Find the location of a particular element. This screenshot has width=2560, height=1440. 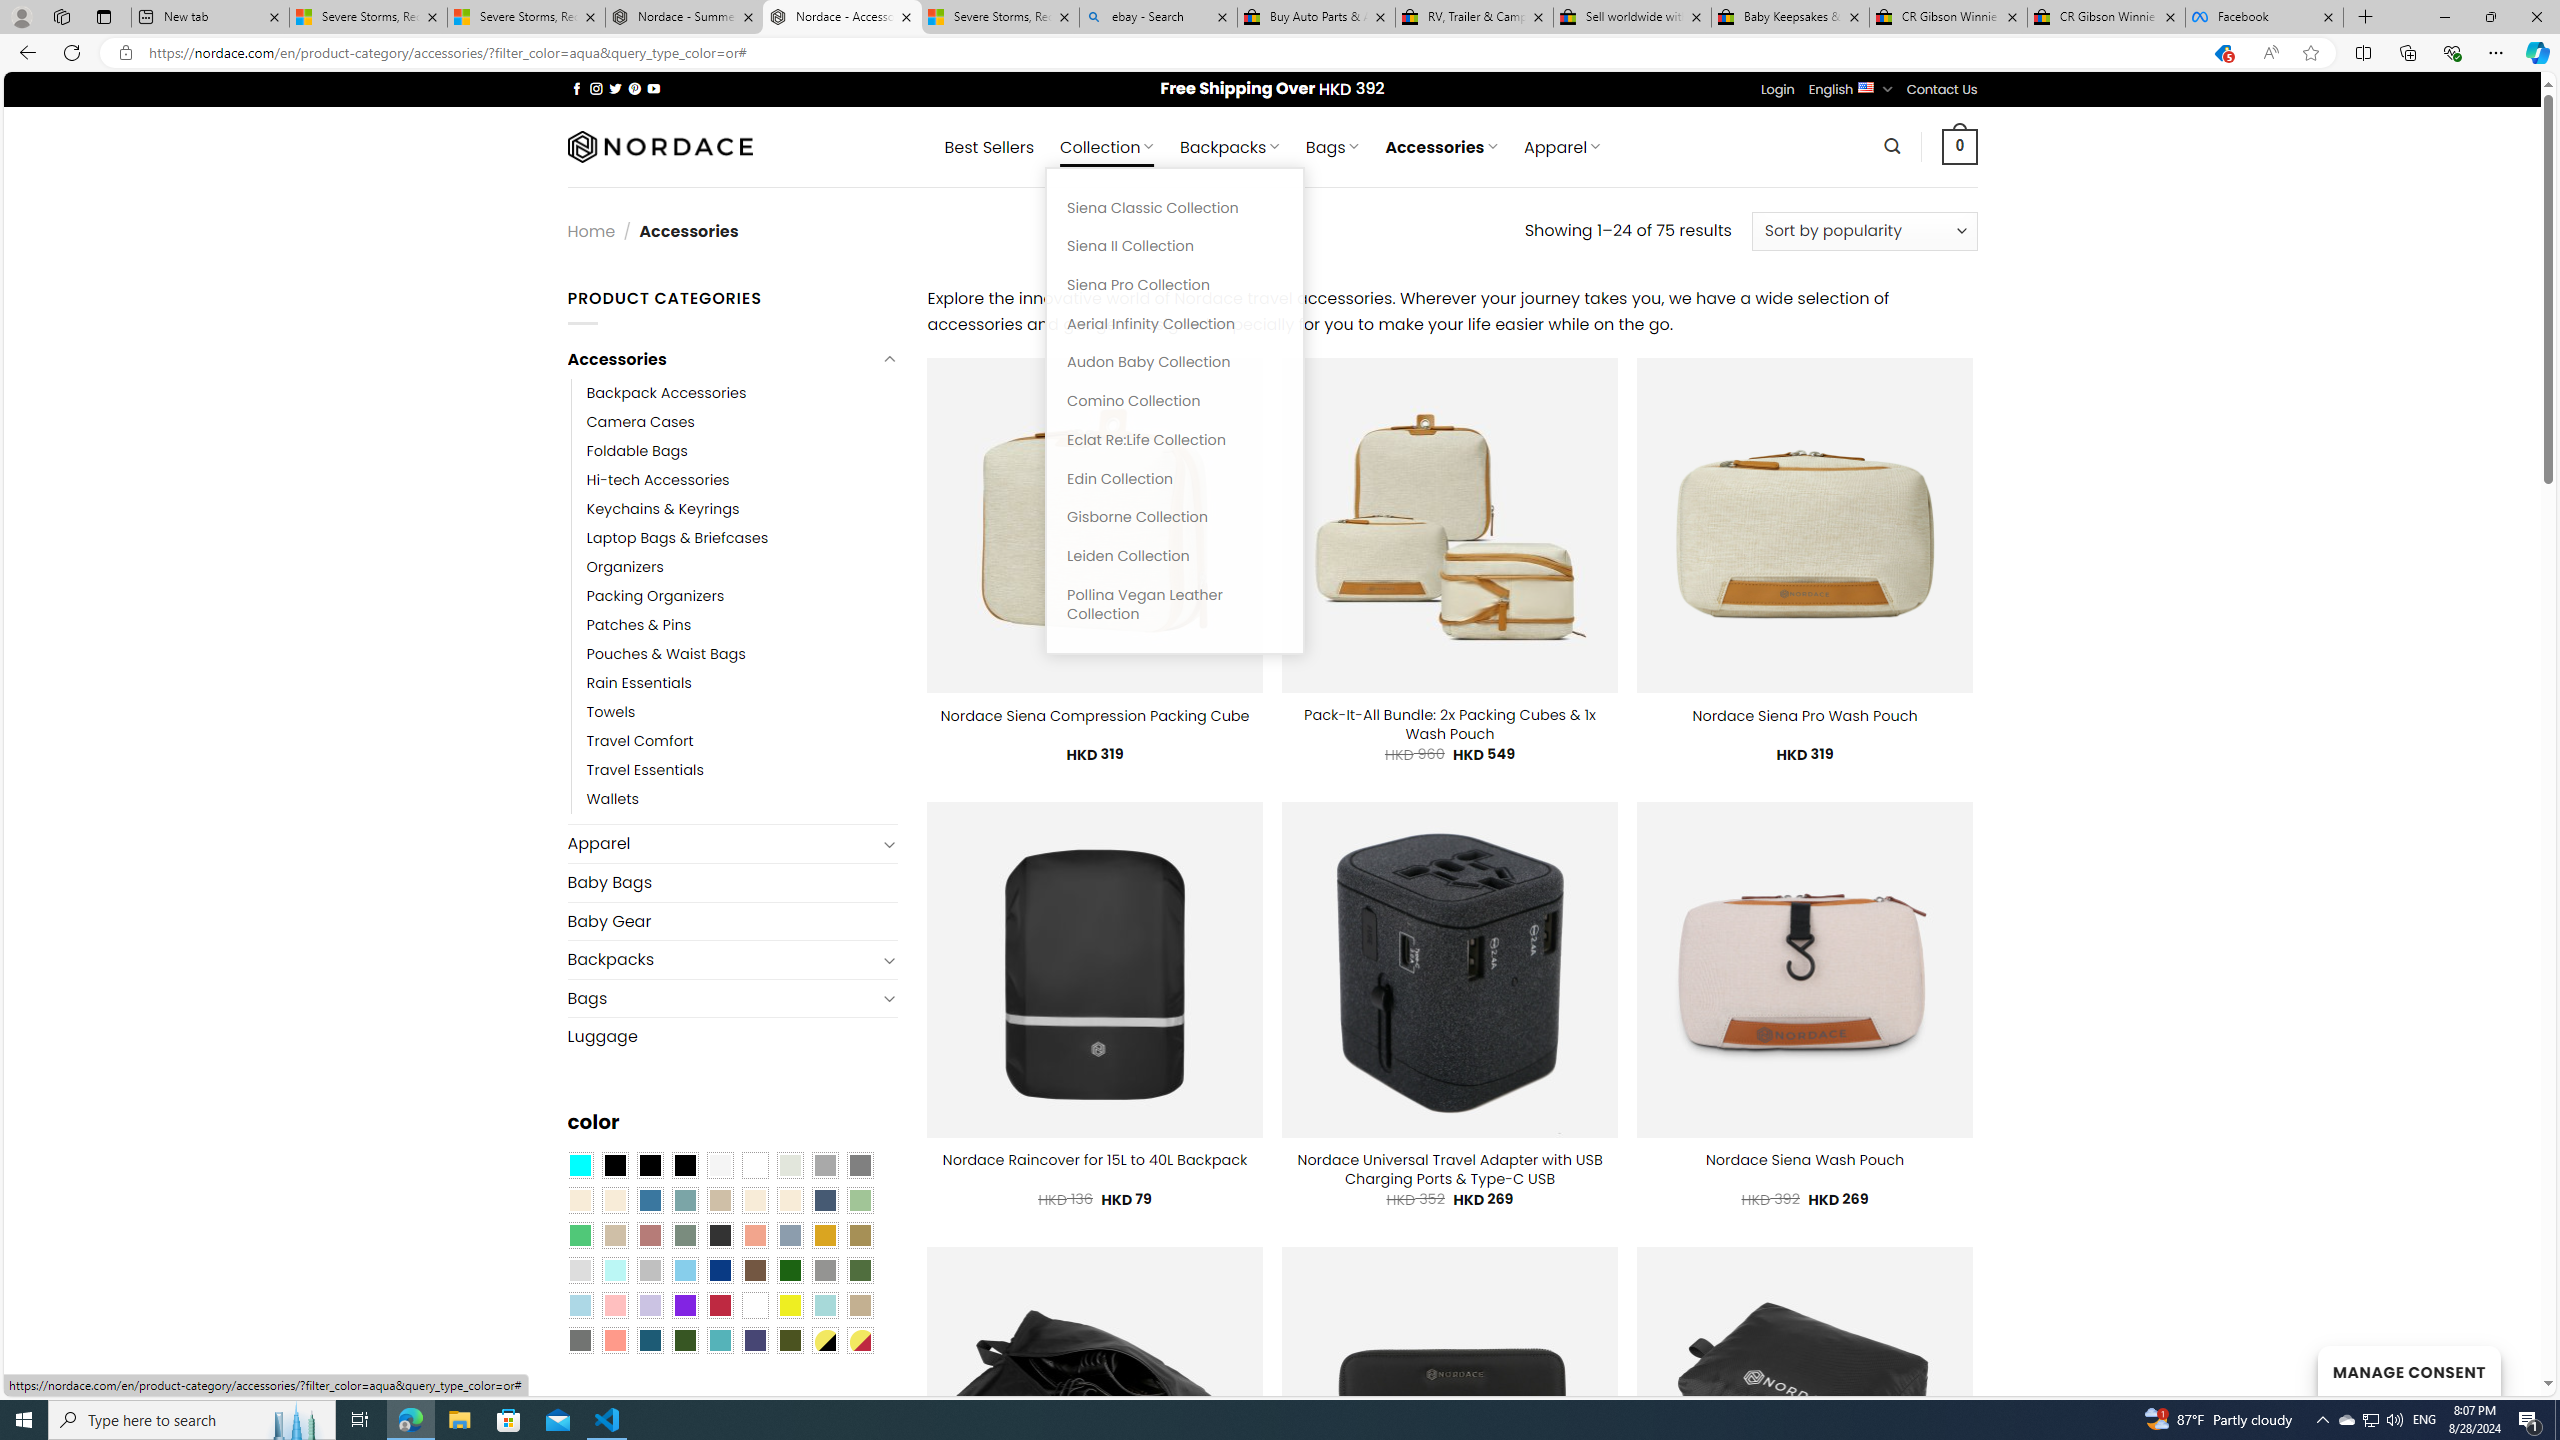

'Packing Organizers' is located at coordinates (655, 595).